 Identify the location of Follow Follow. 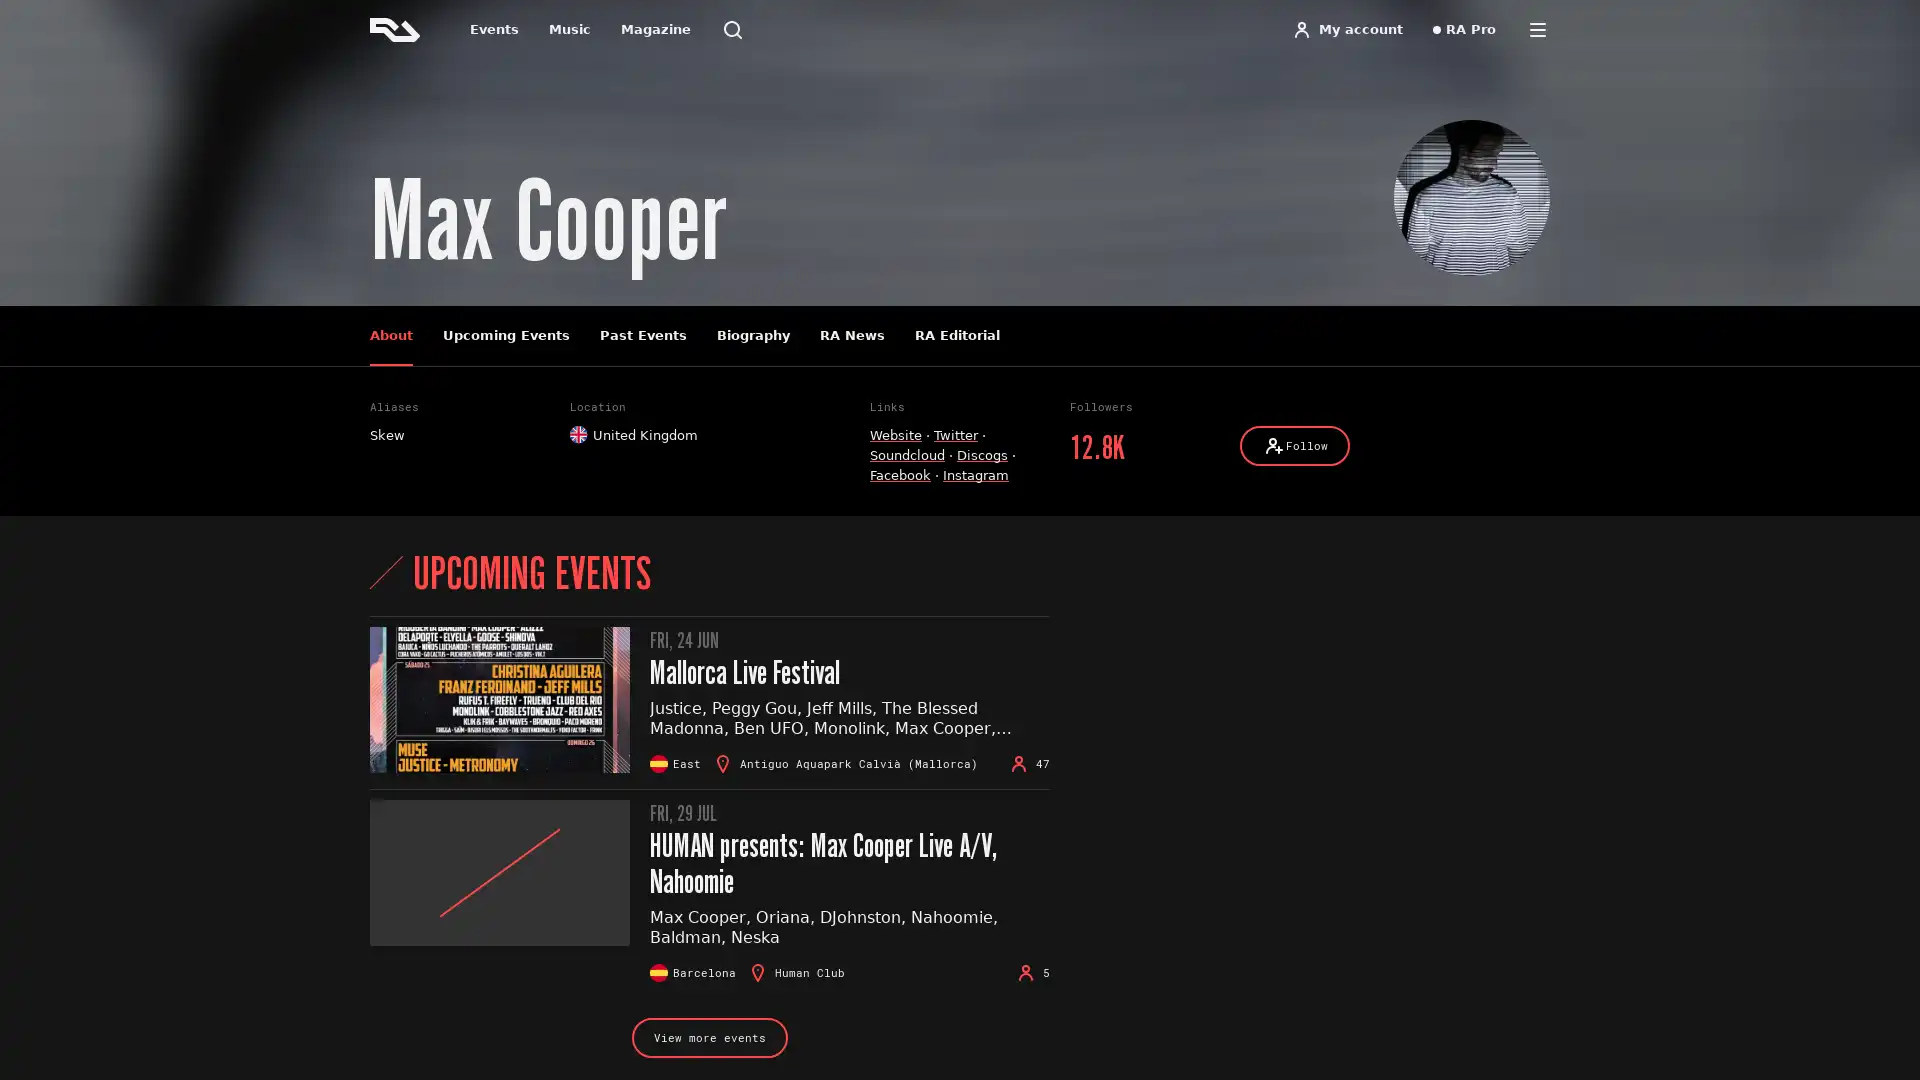
(1295, 443).